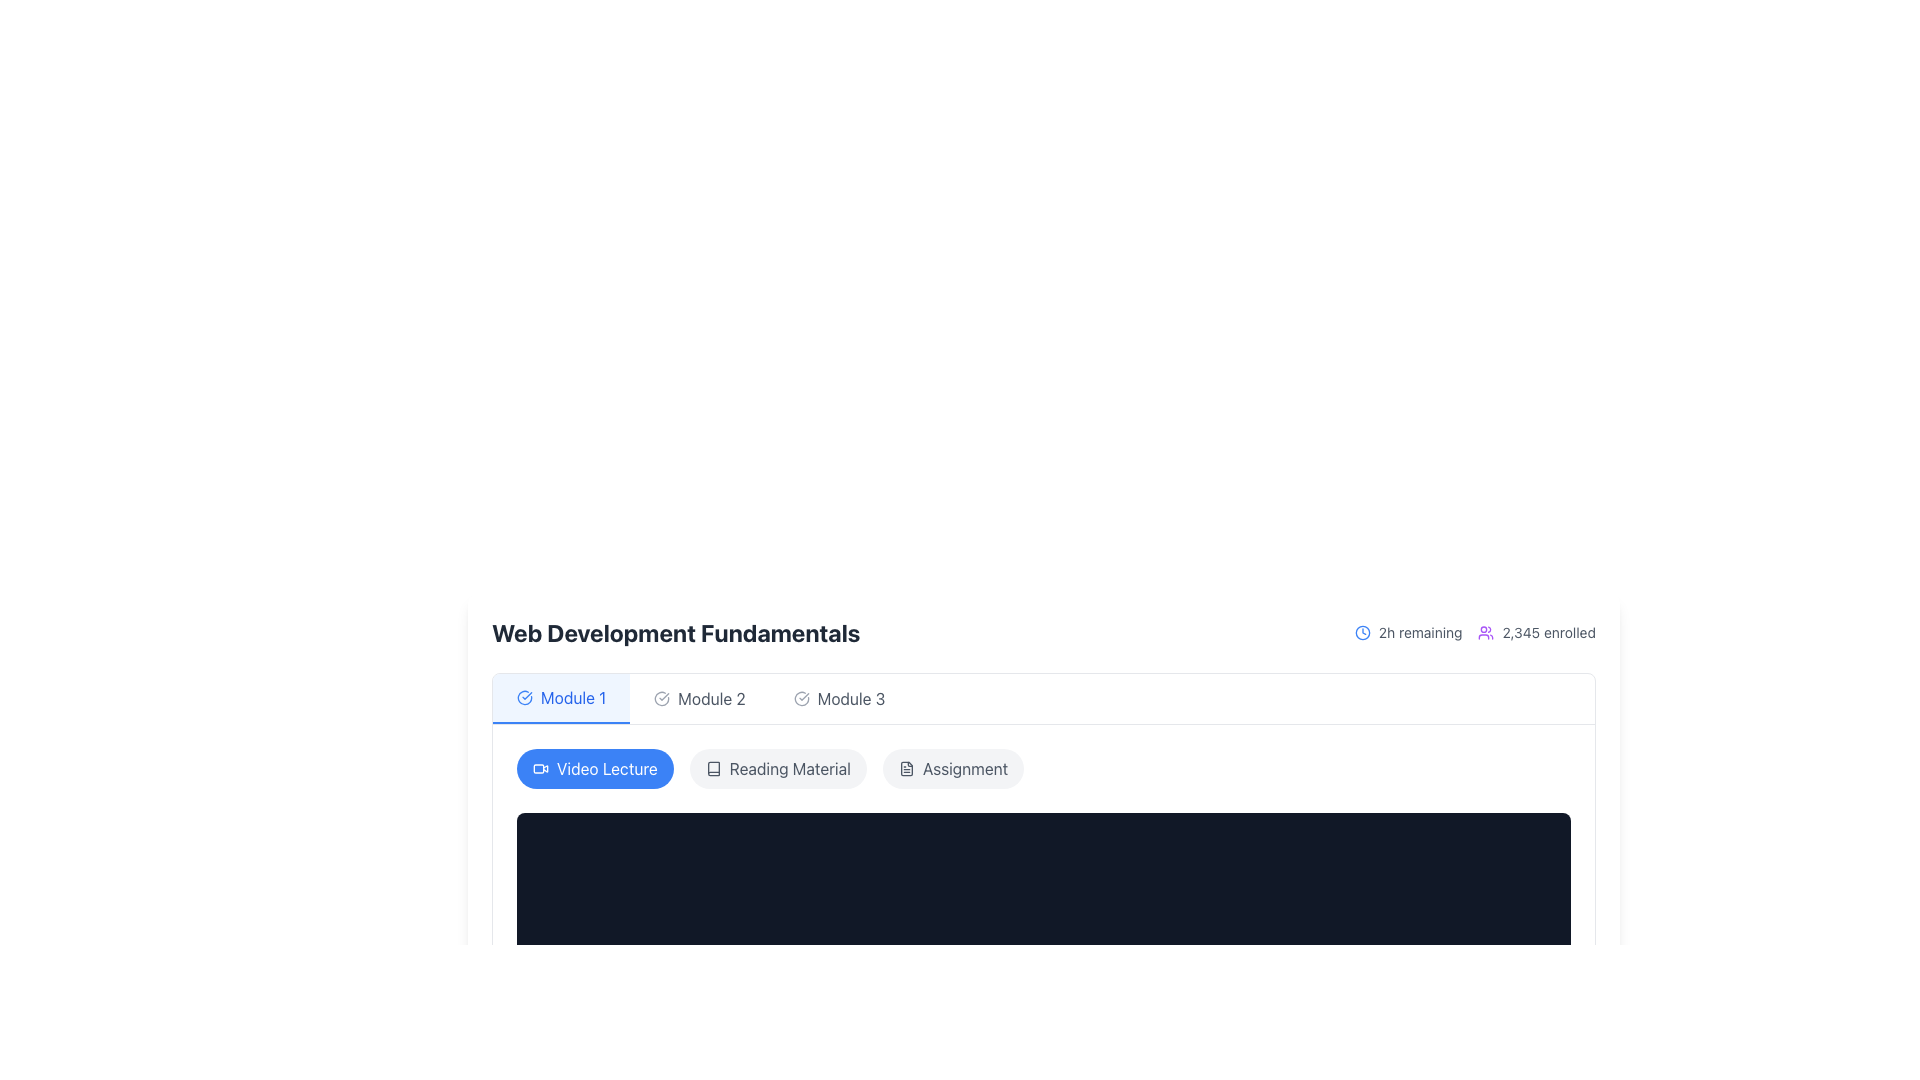 This screenshot has width=1920, height=1080. I want to click on displayed information on the Information display unit located to the right of the 'Web Development Fundamentals' title, which shows '2h remaining' and '2,345 enrolled' with respective icons, so click(1475, 632).